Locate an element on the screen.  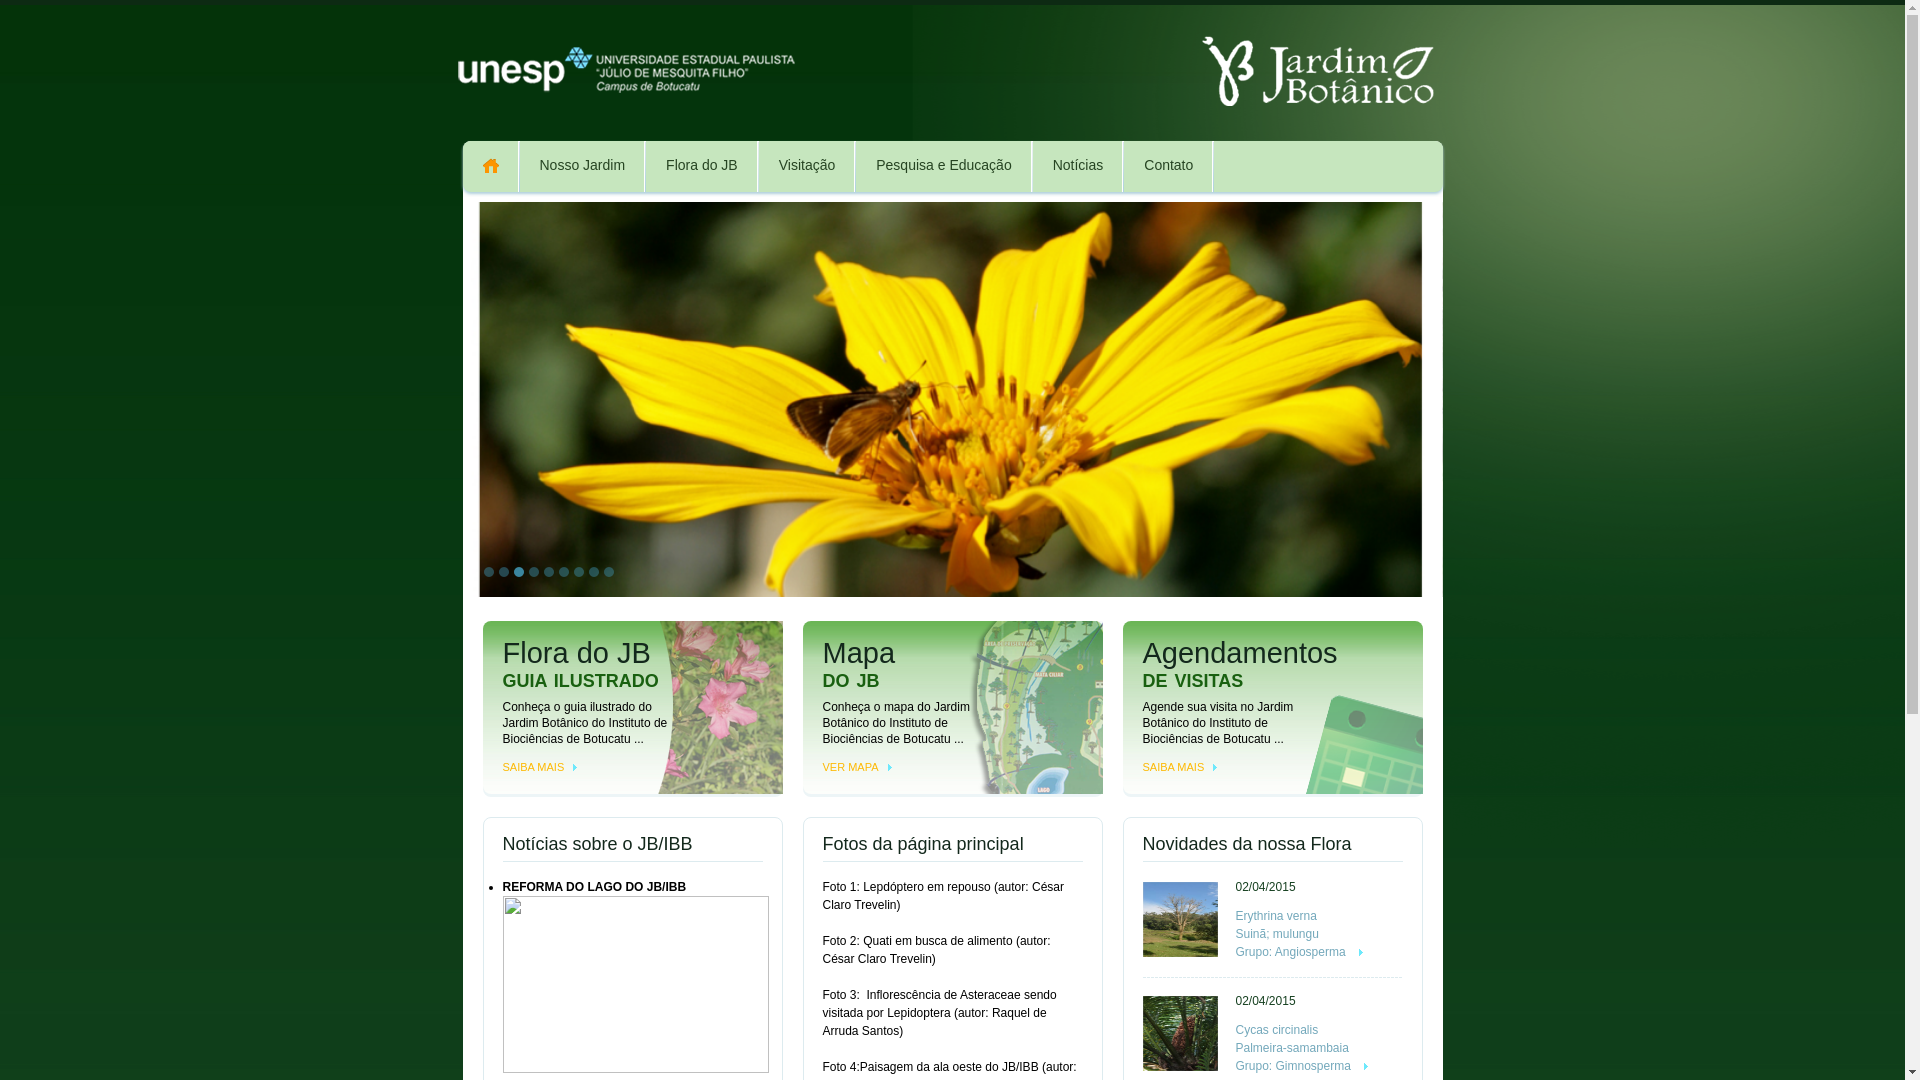
'SAIBA MAIS' is located at coordinates (539, 766).